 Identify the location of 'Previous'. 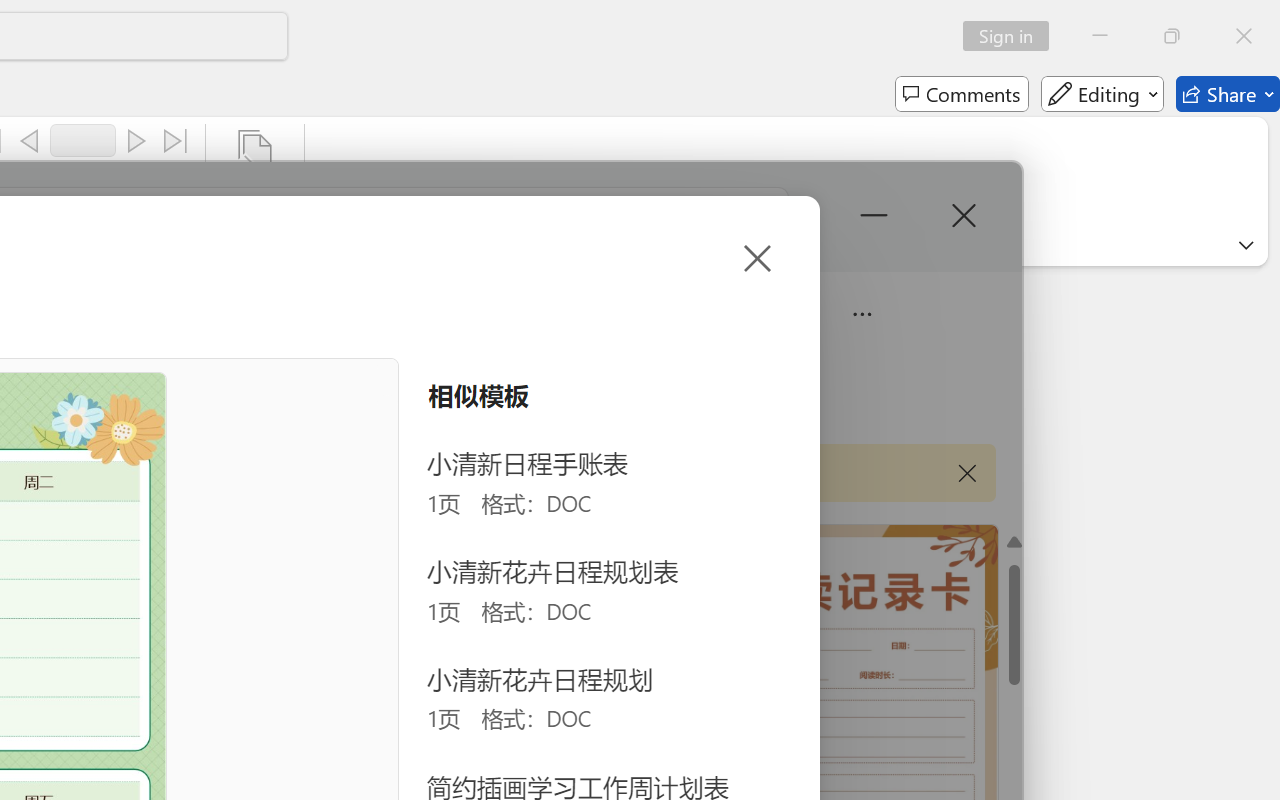
(29, 141).